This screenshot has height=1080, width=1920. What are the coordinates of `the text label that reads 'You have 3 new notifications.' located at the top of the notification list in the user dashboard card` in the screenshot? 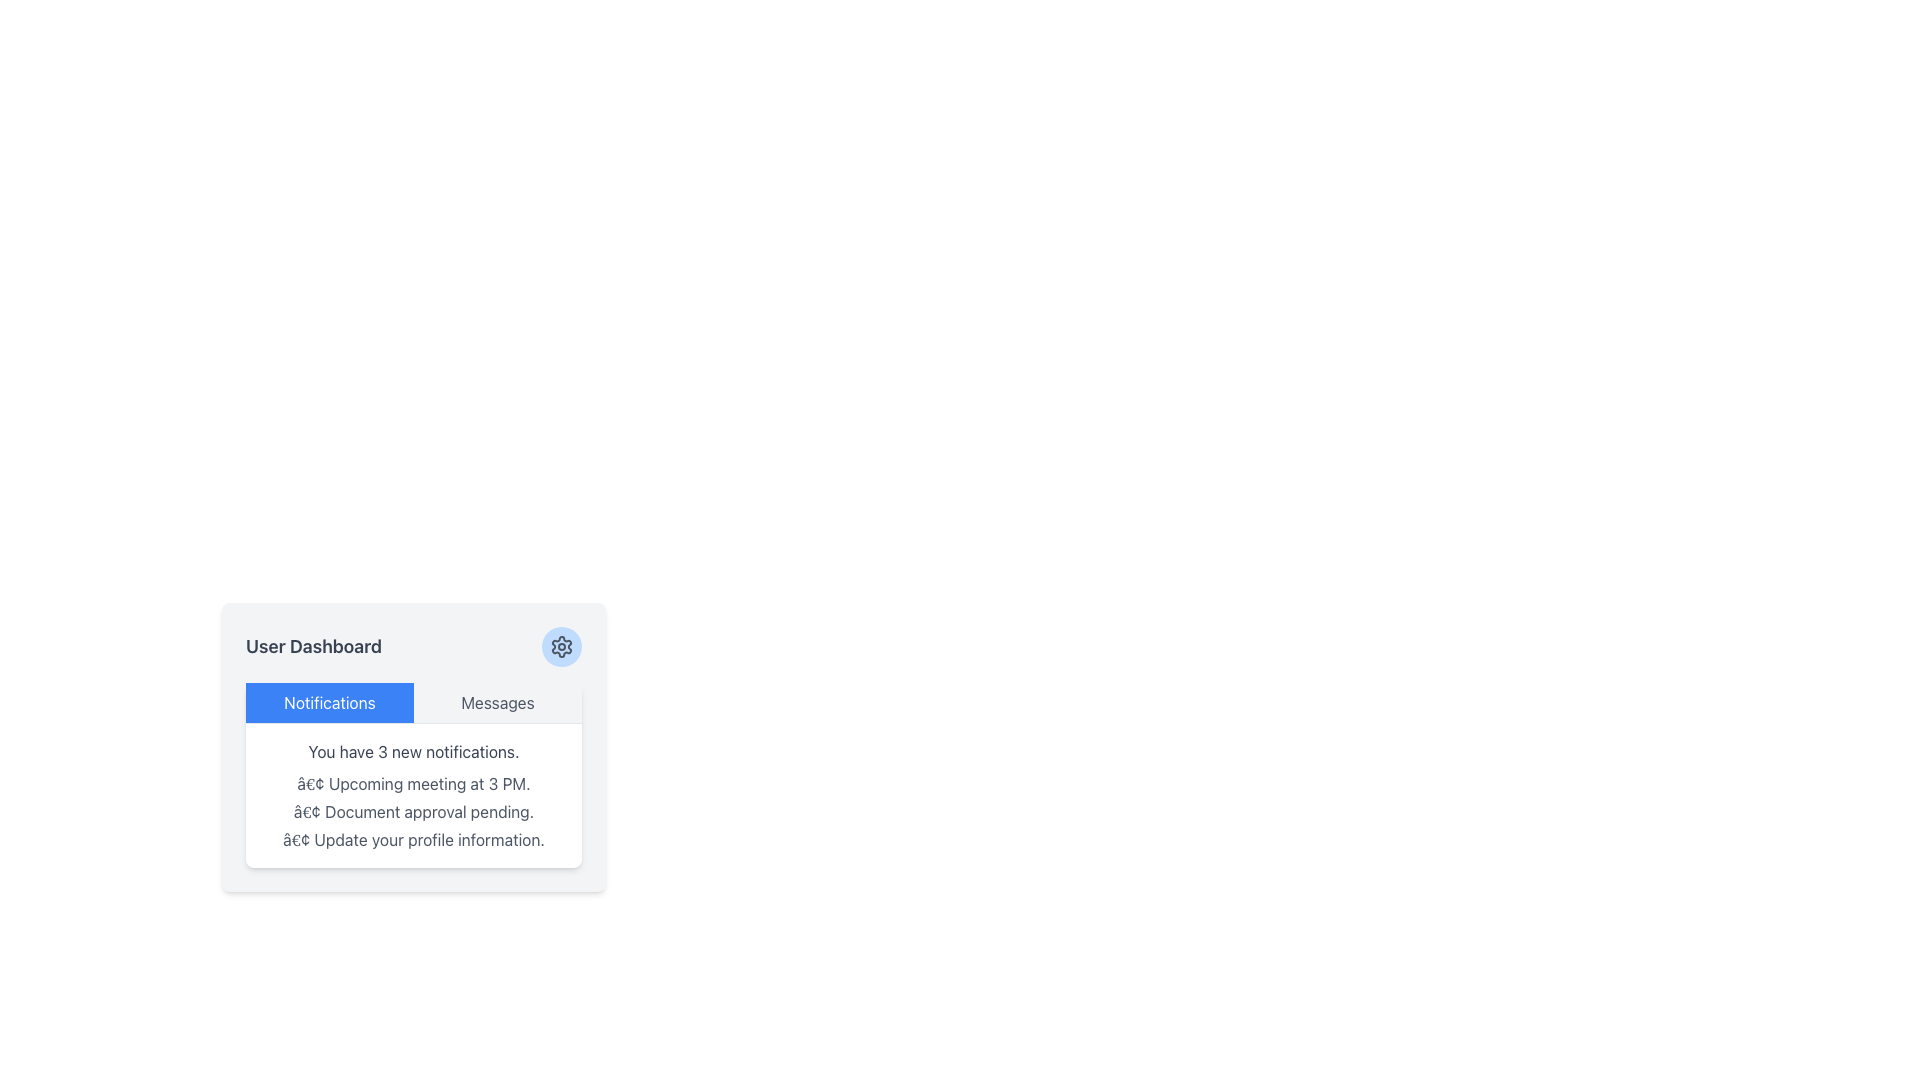 It's located at (412, 752).